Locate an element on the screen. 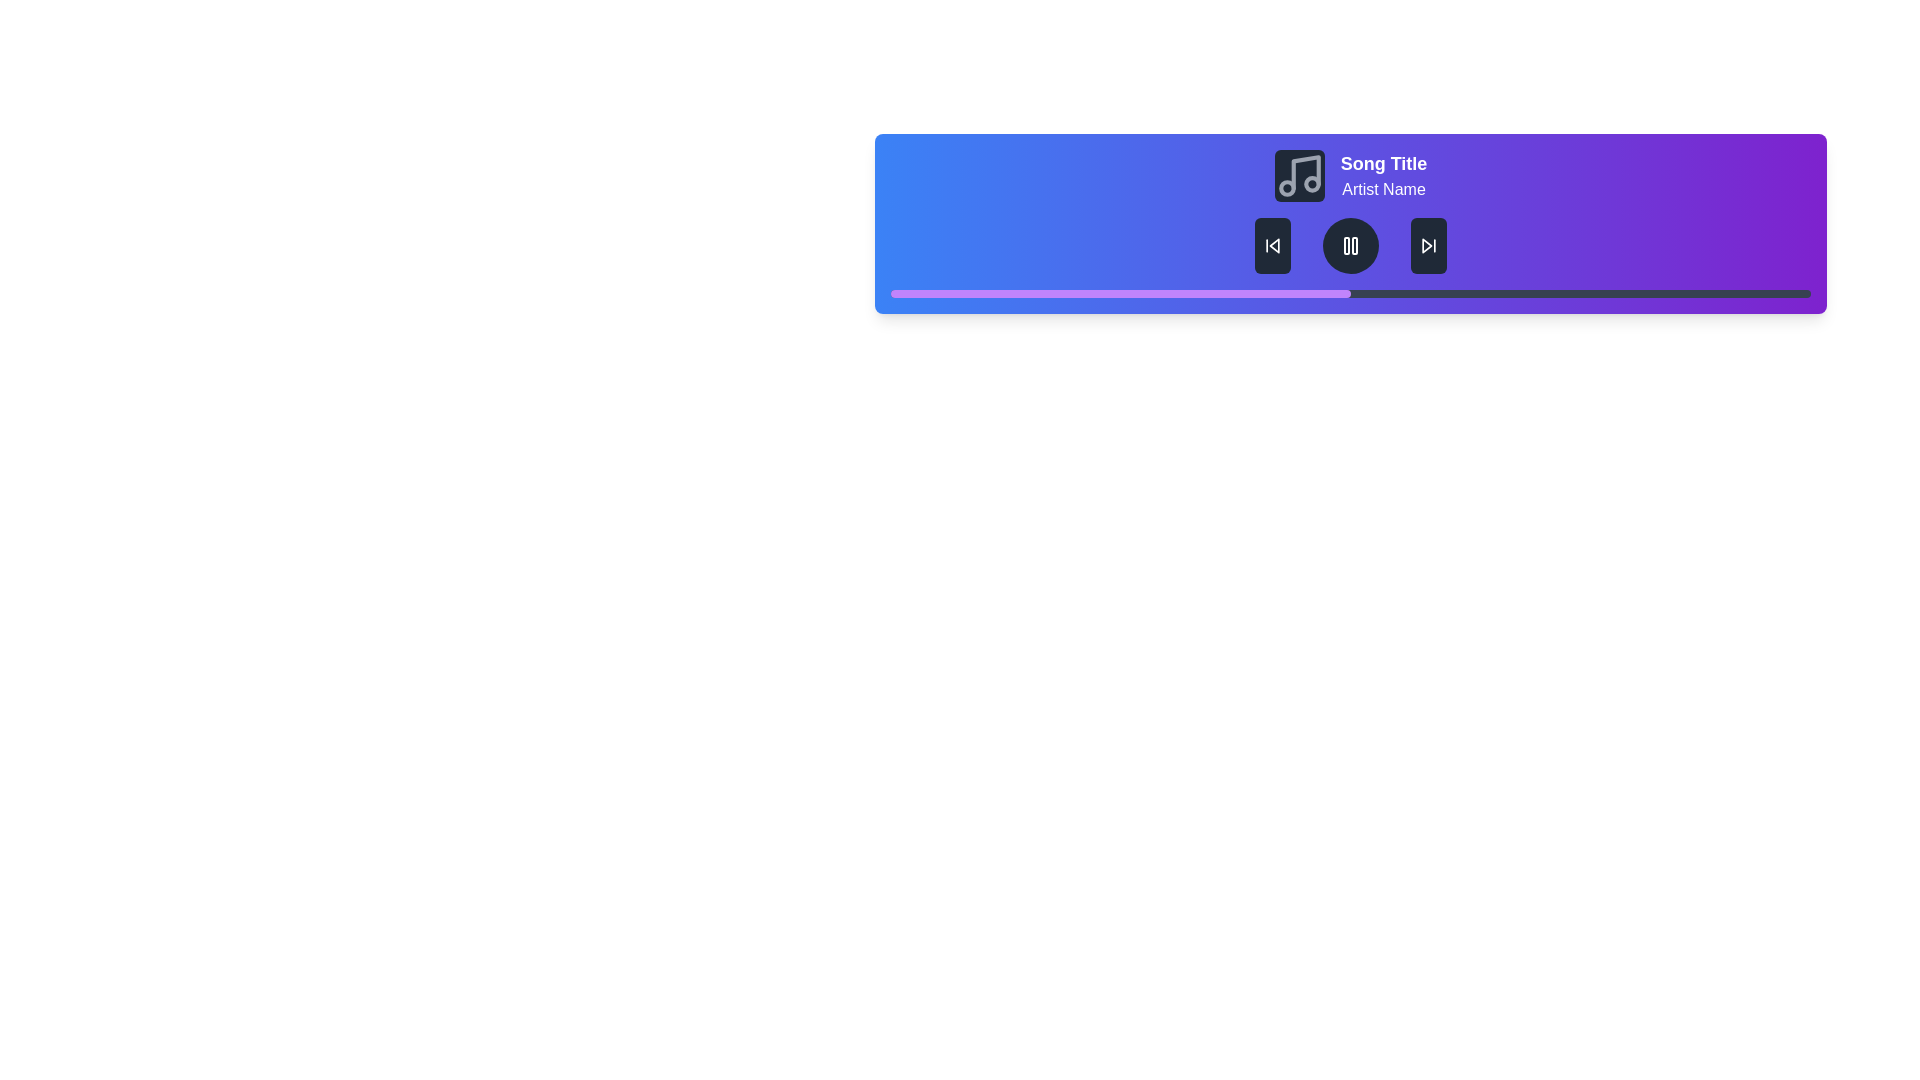  the circular graphic element that serves as a visual decoration within the music note icon located in the music control panel is located at coordinates (1287, 188).